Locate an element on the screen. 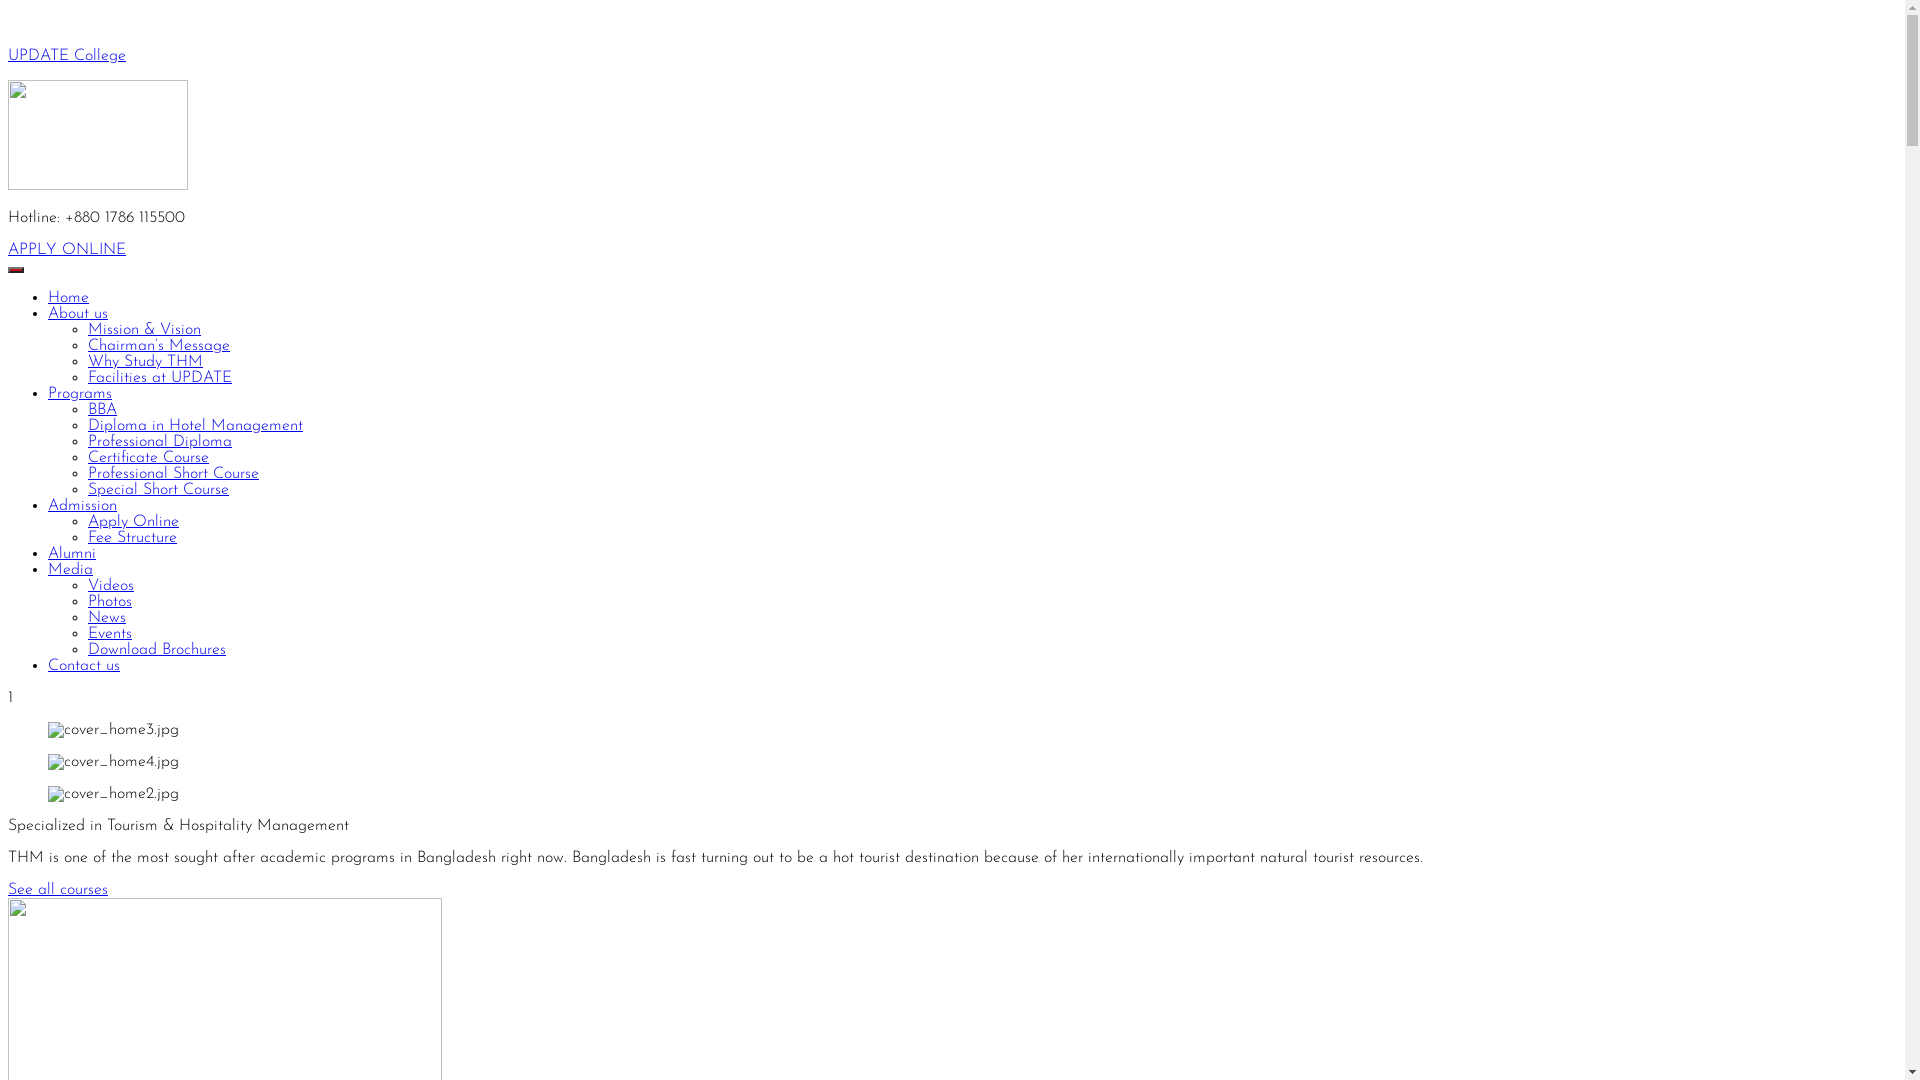 This screenshot has width=1920, height=1080. 'Fee Structure' is located at coordinates (131, 536).